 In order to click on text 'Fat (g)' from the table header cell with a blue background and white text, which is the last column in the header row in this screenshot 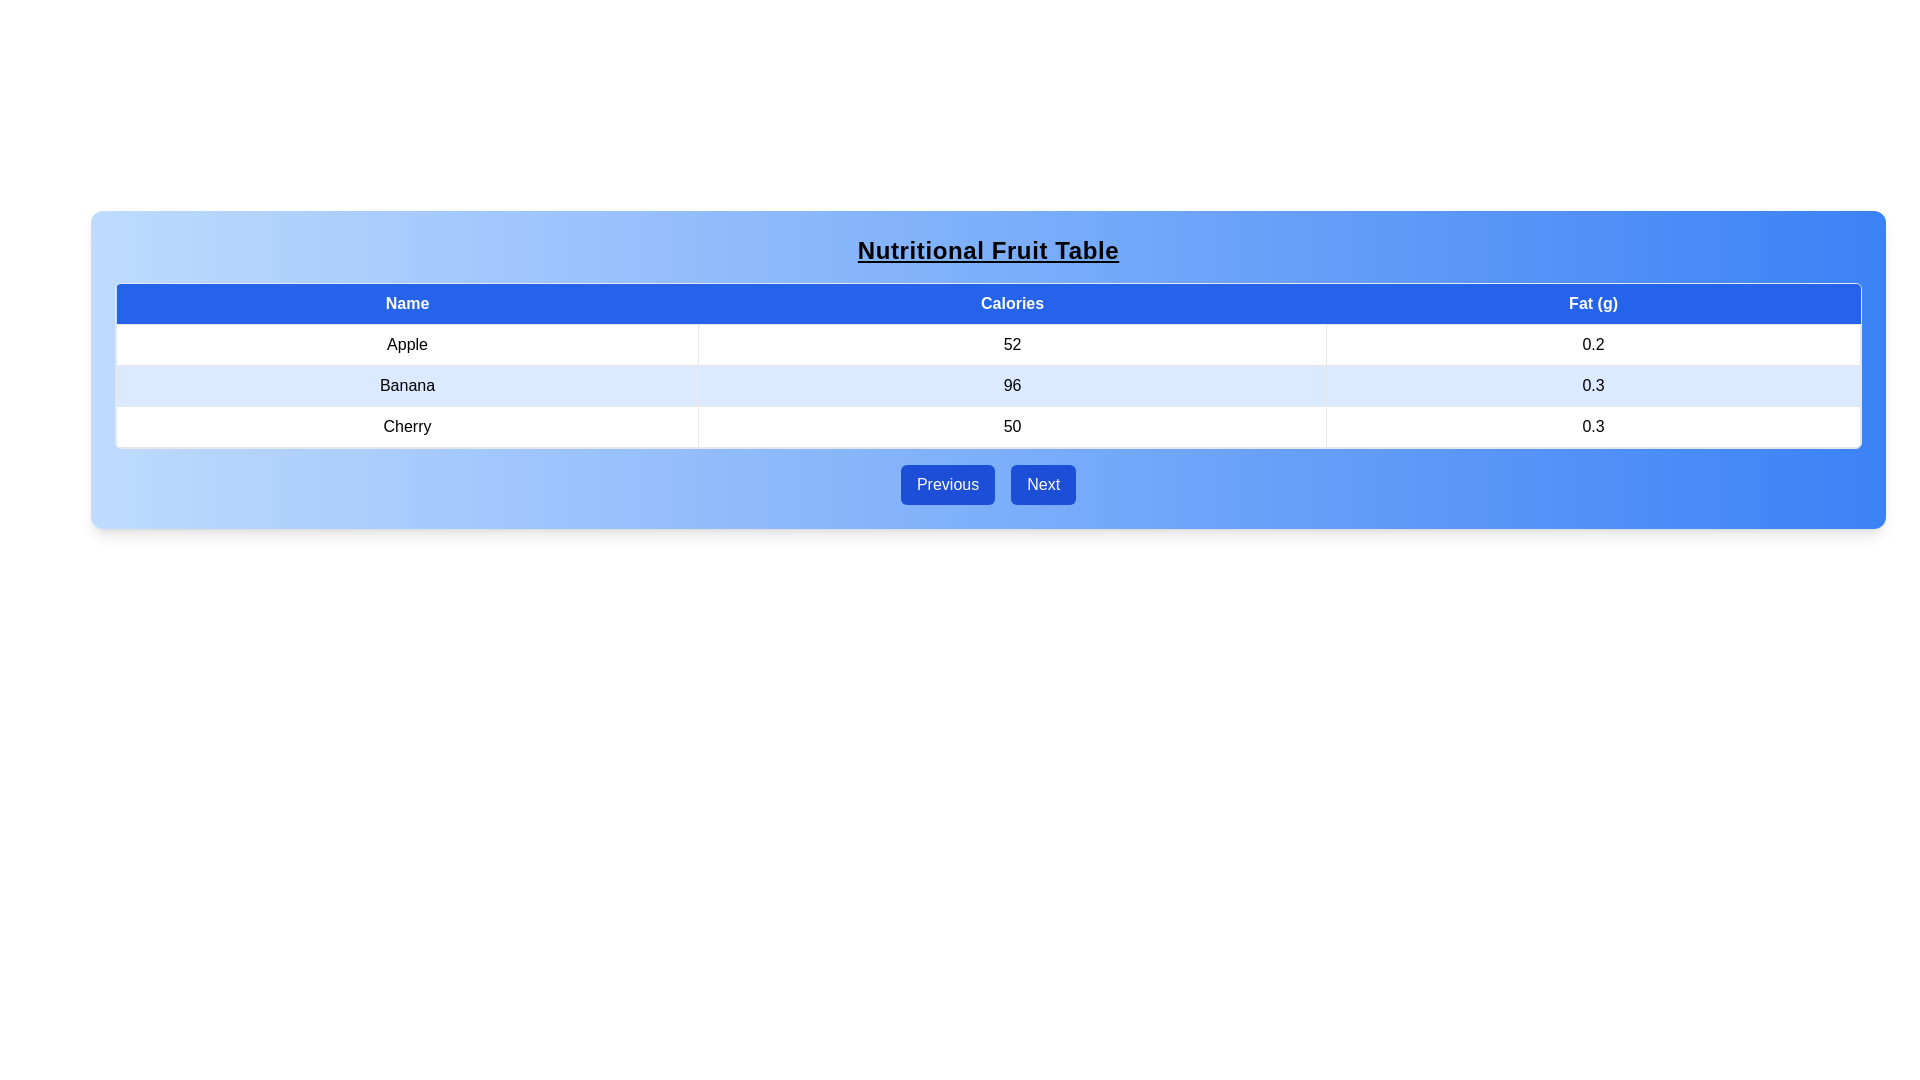, I will do `click(1592, 304)`.